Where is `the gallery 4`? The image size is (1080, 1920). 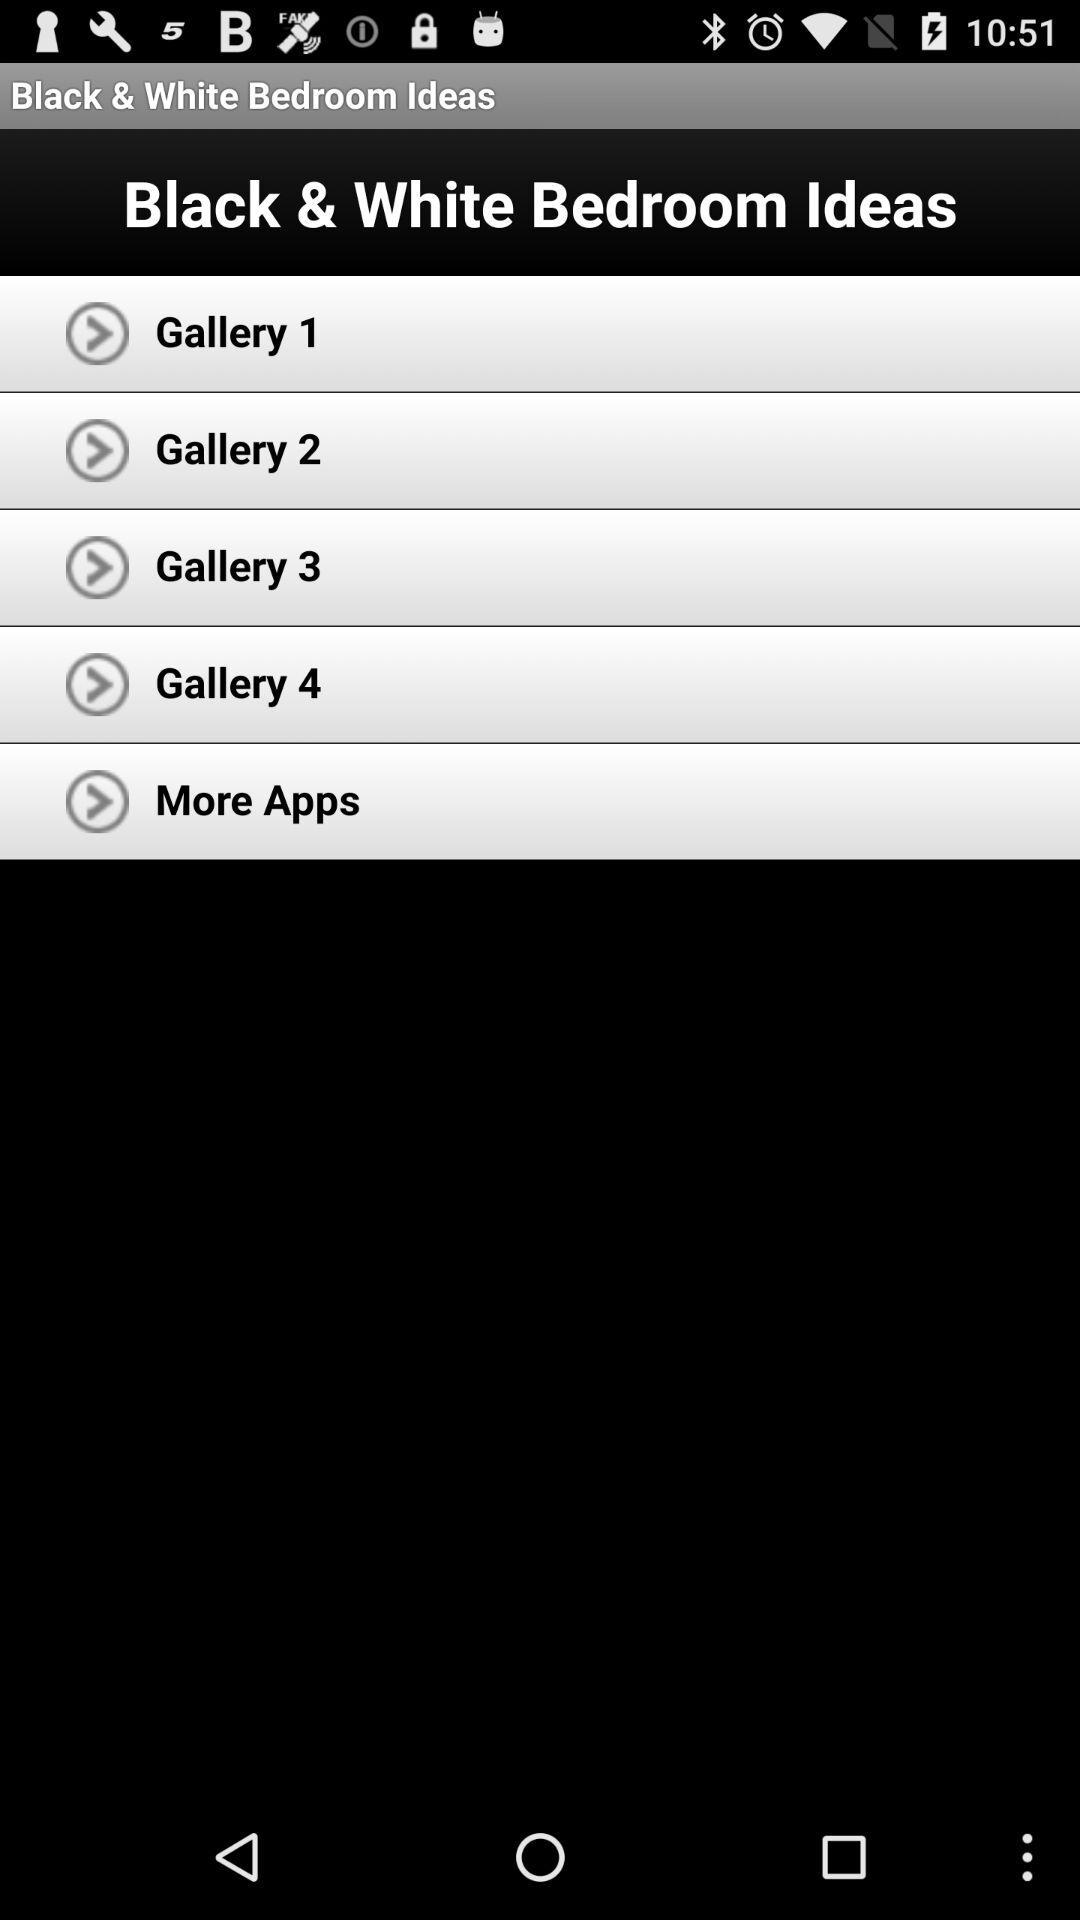 the gallery 4 is located at coordinates (237, 681).